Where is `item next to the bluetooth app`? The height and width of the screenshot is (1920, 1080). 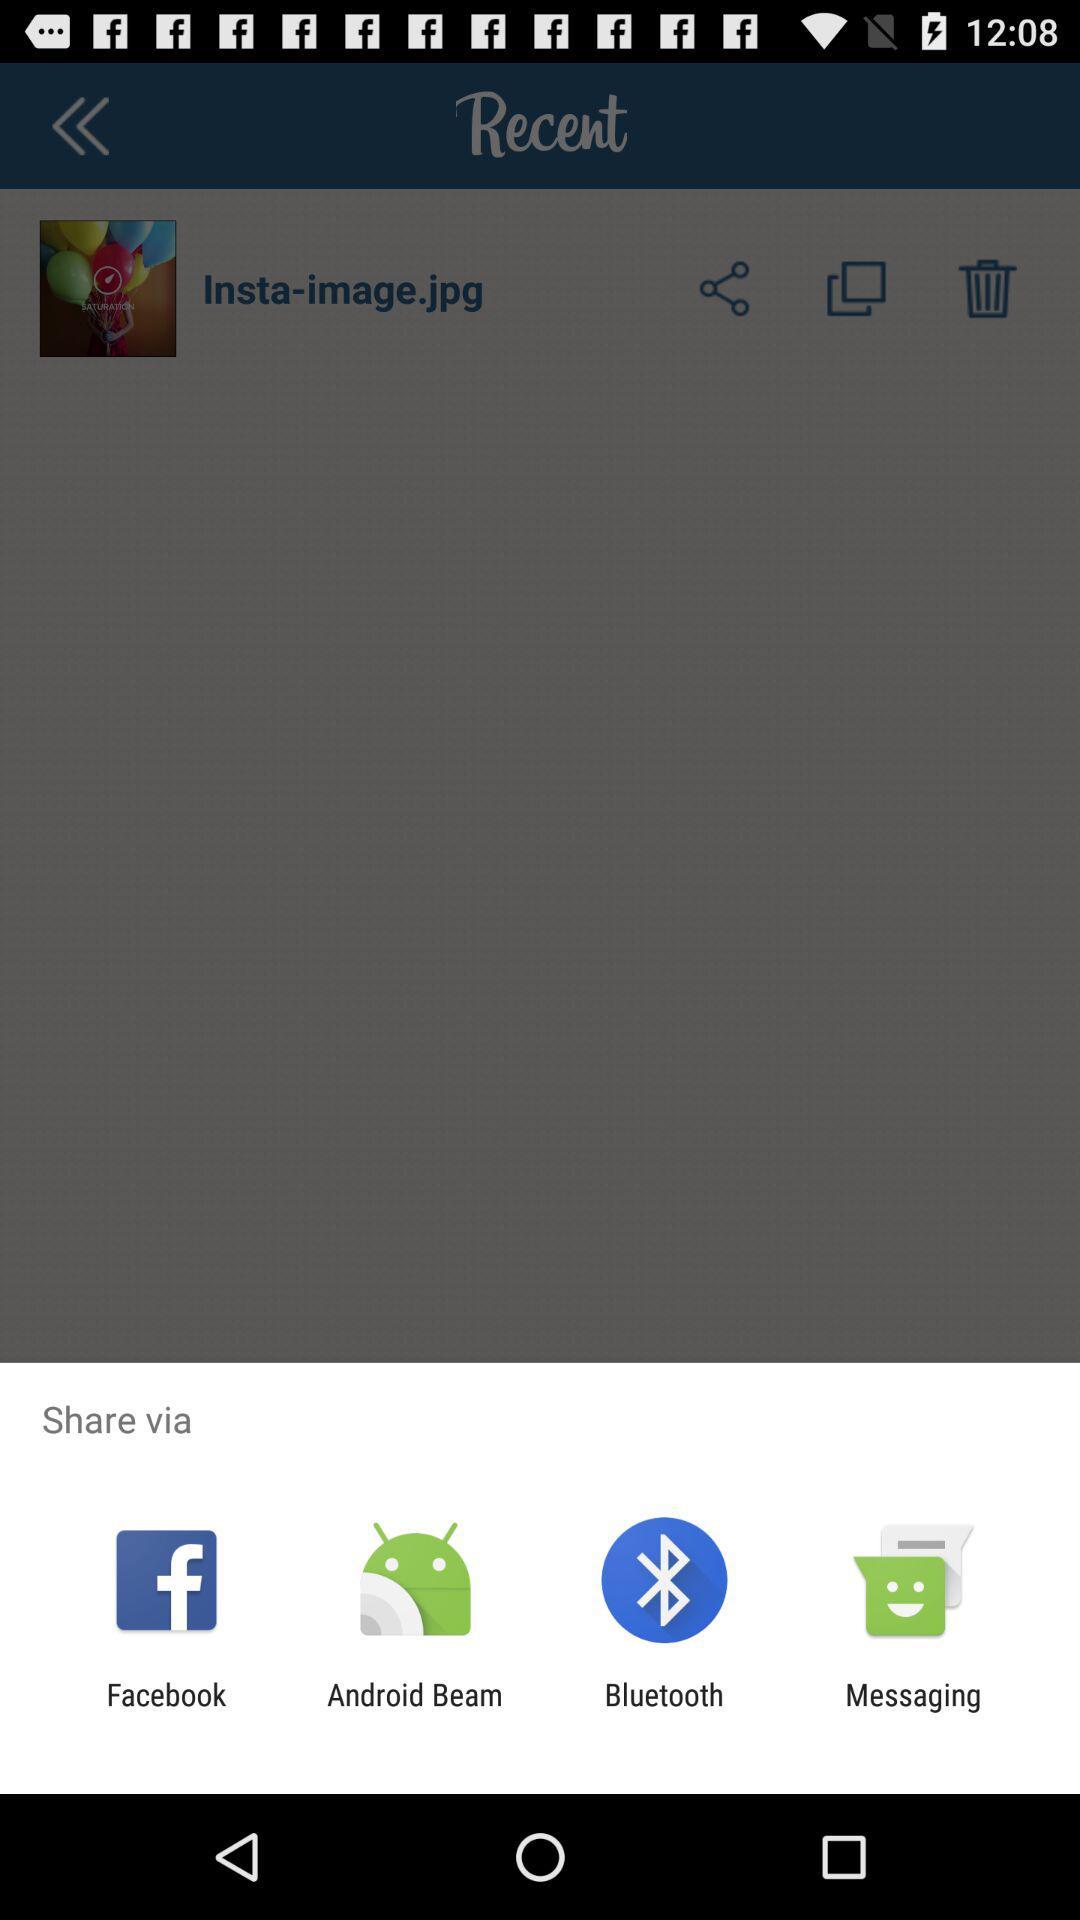
item next to the bluetooth app is located at coordinates (414, 1711).